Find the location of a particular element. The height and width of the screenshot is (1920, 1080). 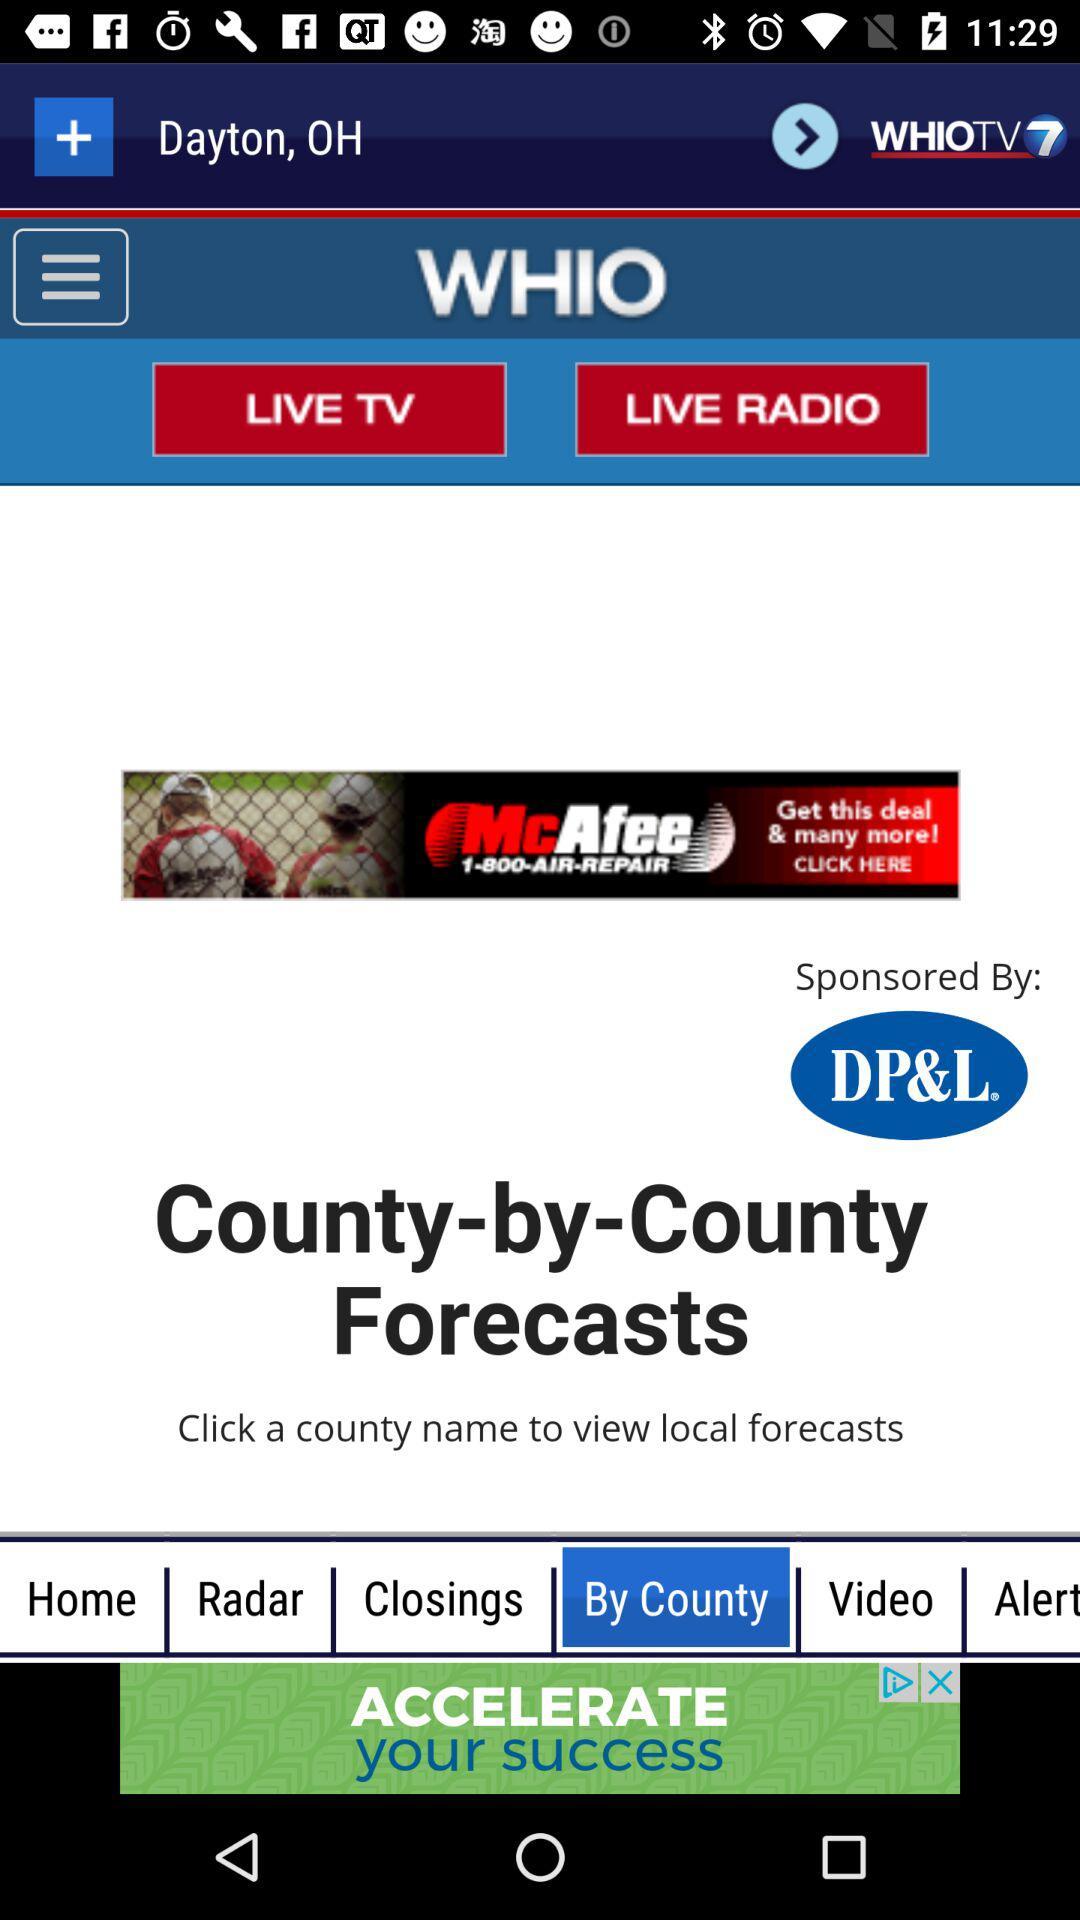

the button in the top right corner is located at coordinates (967, 135).